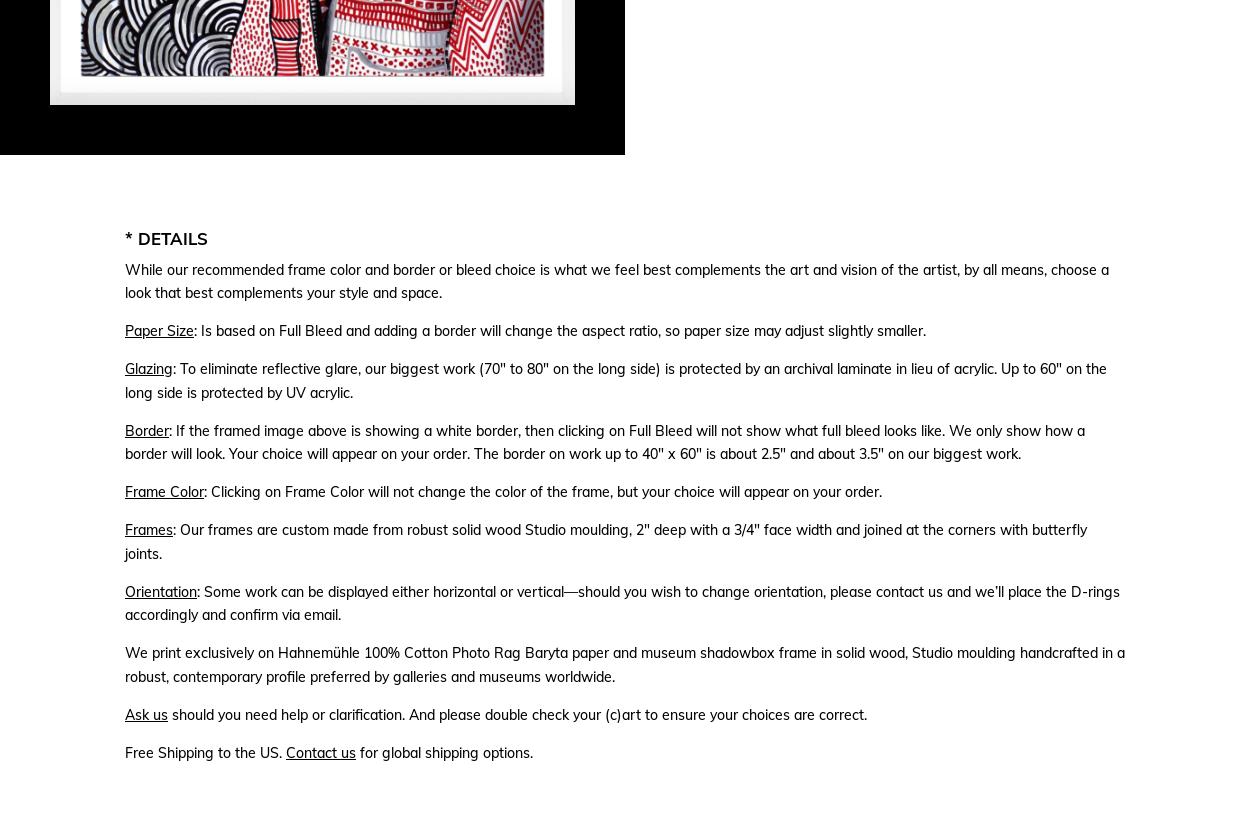 This screenshot has width=1250, height=813. Describe the element at coordinates (625, 664) in the screenshot. I see `'We print exclusively on Hahnemühle 100% Cotton Photo Rag Baryta paper and museum shadowbox frame in solid wood, Studio moulding handcrafted in a robust, contemporary profile preferred by galleries and museums worldwide.'` at that location.